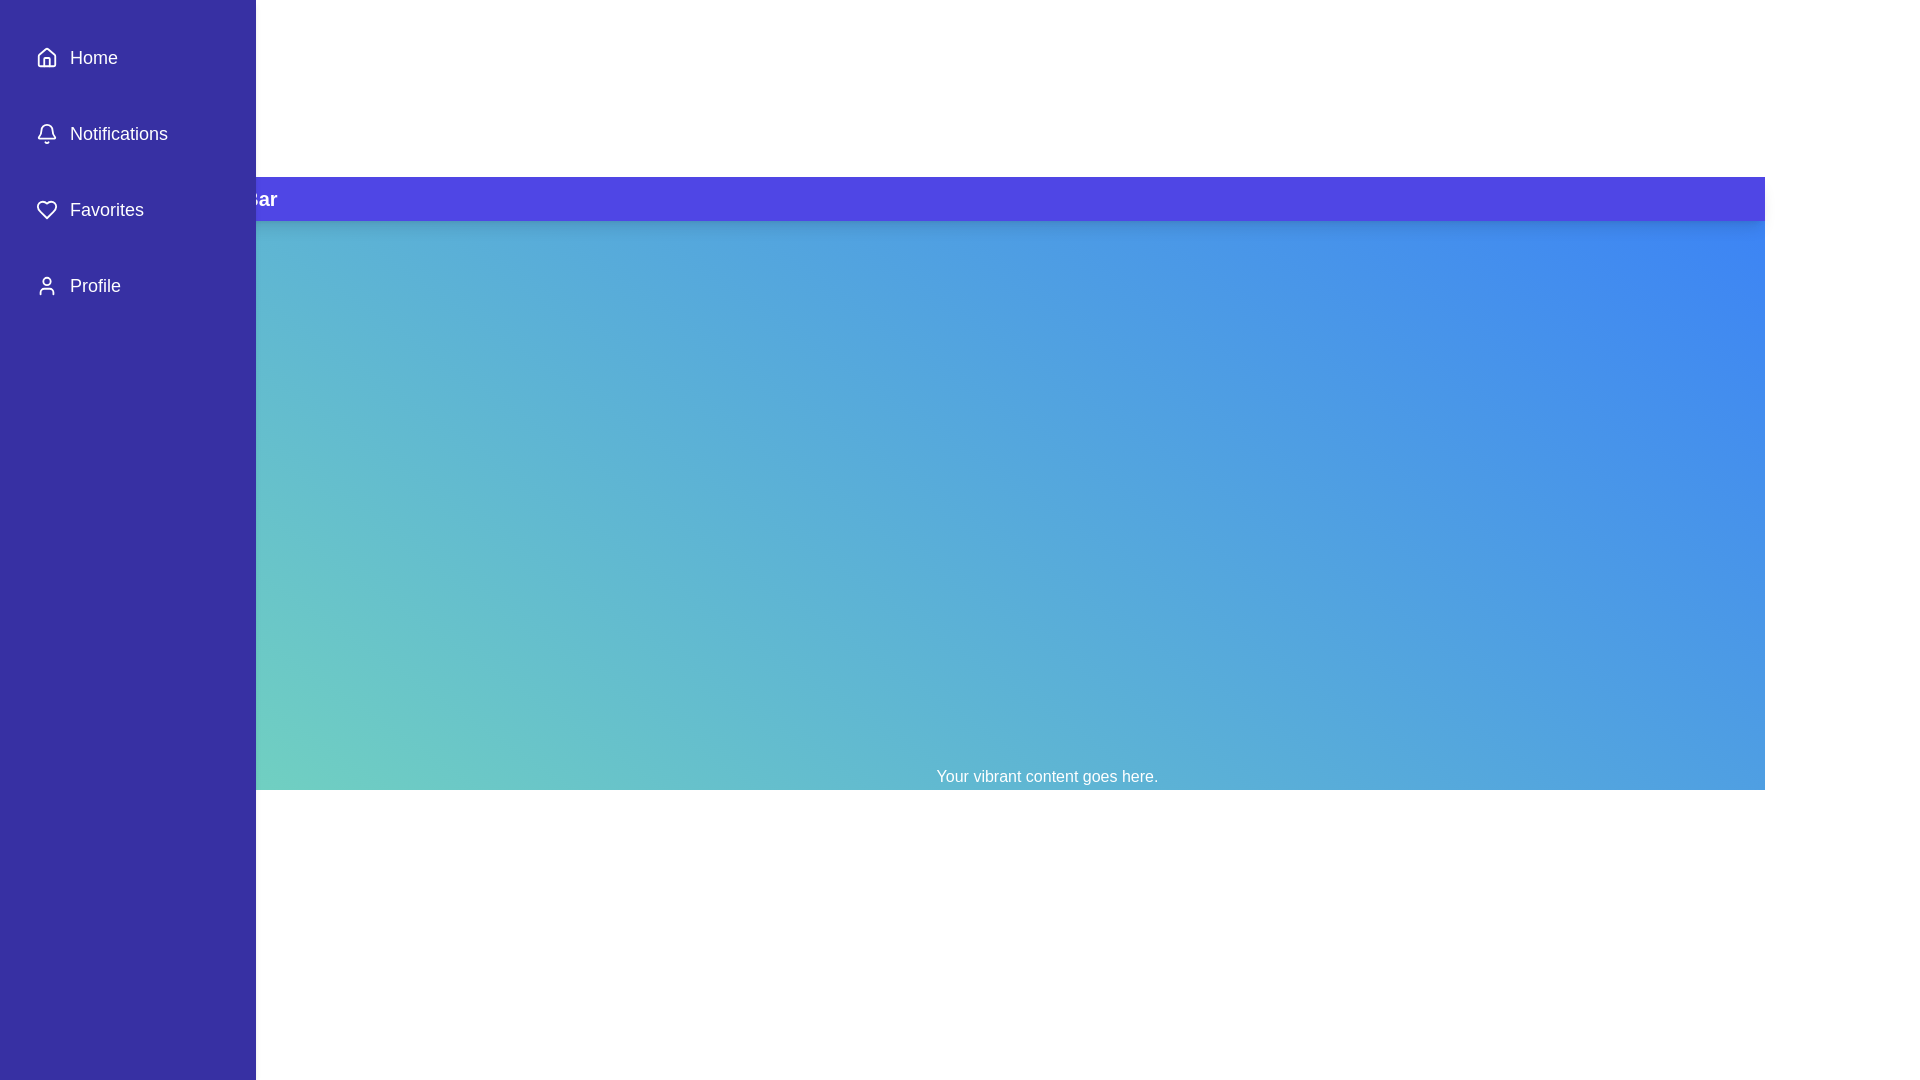 Image resolution: width=1920 pixels, height=1080 pixels. Describe the element at coordinates (127, 56) in the screenshot. I see `the sidebar item Home to reveal its hover effect` at that location.